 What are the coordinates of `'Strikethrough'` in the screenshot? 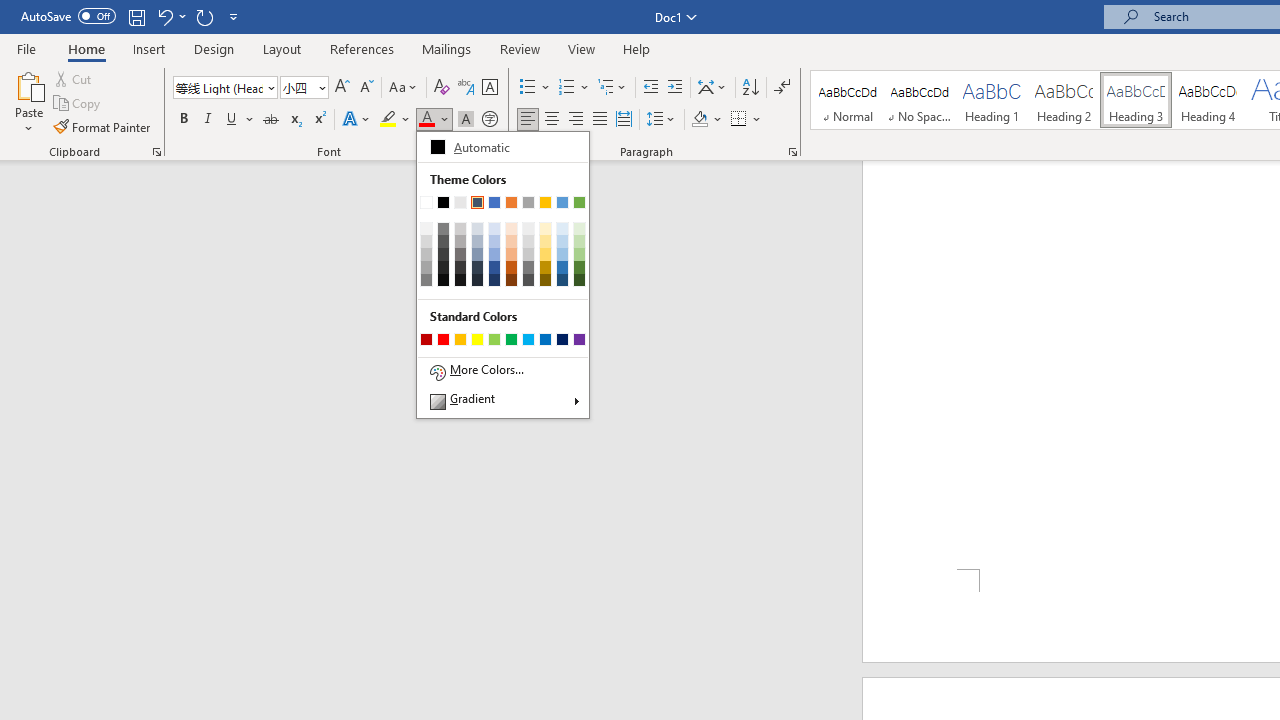 It's located at (269, 119).